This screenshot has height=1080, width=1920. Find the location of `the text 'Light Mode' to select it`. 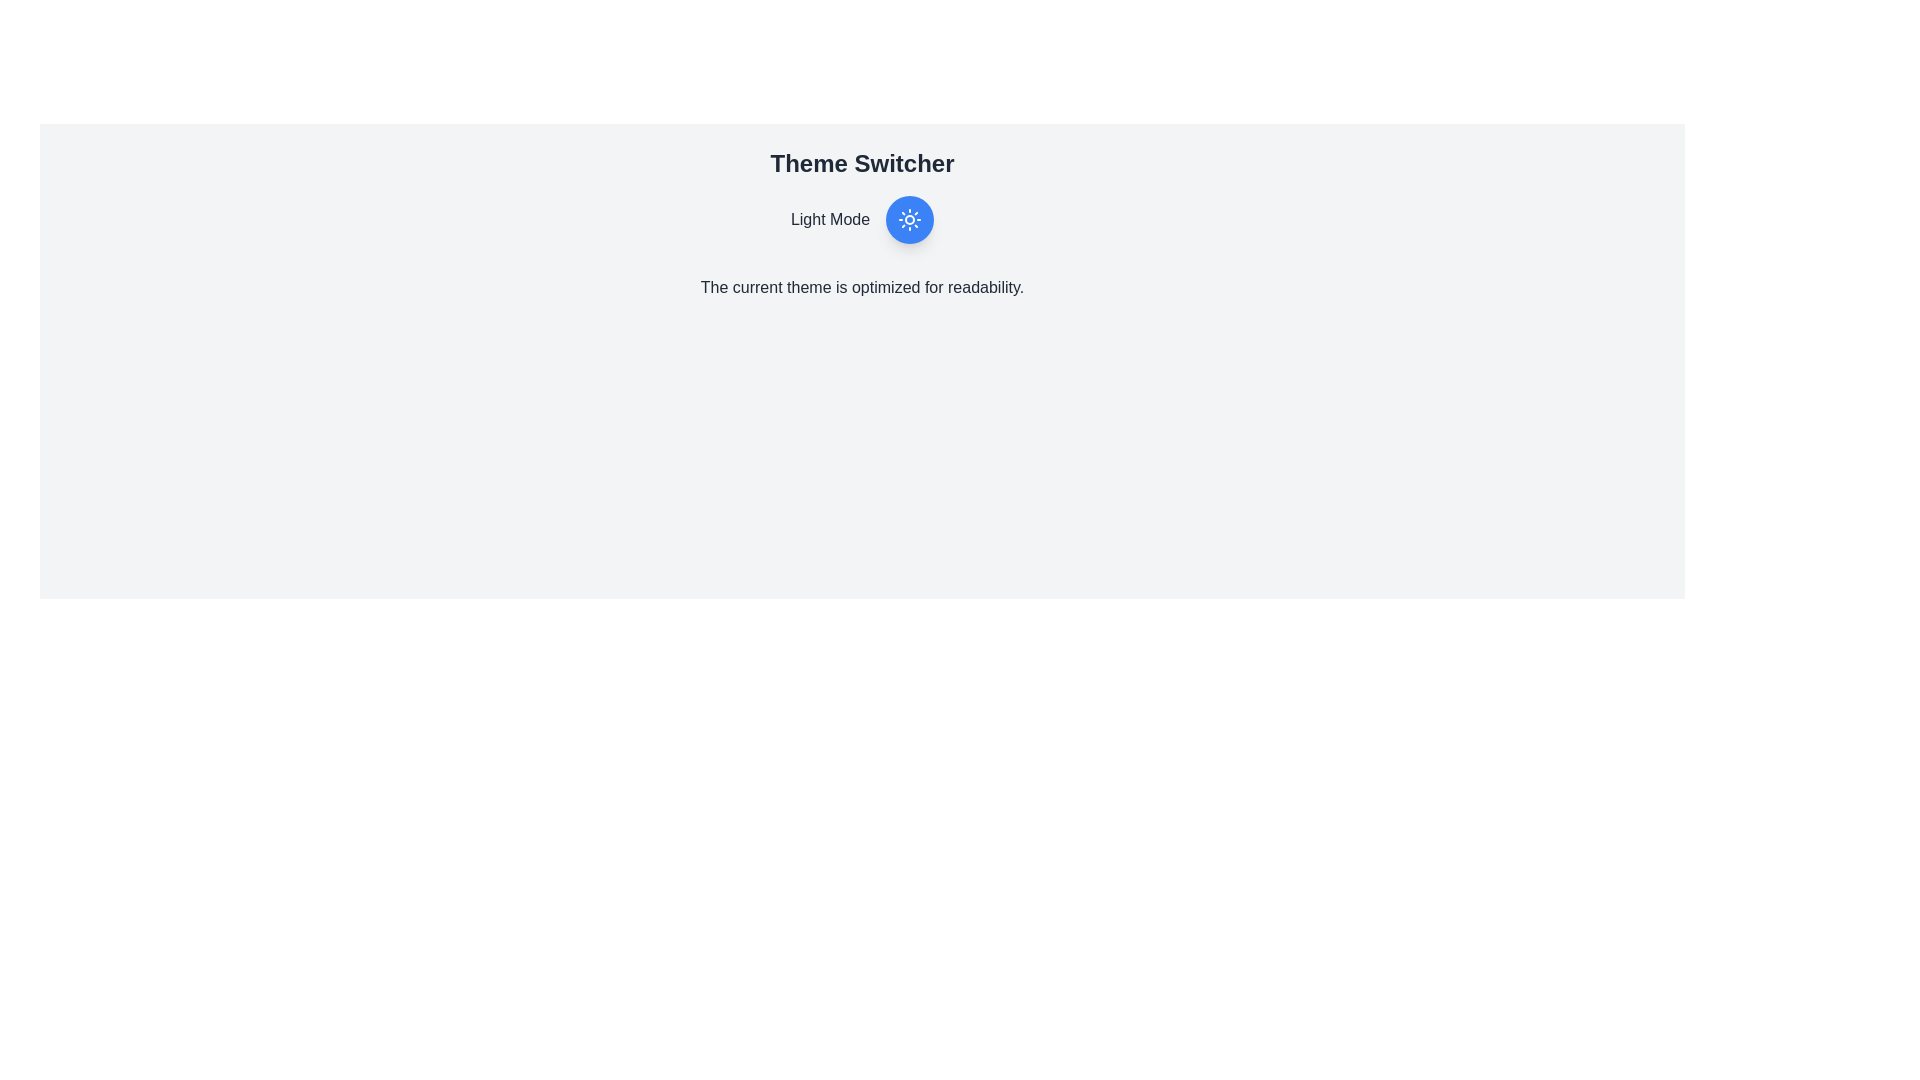

the text 'Light Mode' to select it is located at coordinates (830, 219).